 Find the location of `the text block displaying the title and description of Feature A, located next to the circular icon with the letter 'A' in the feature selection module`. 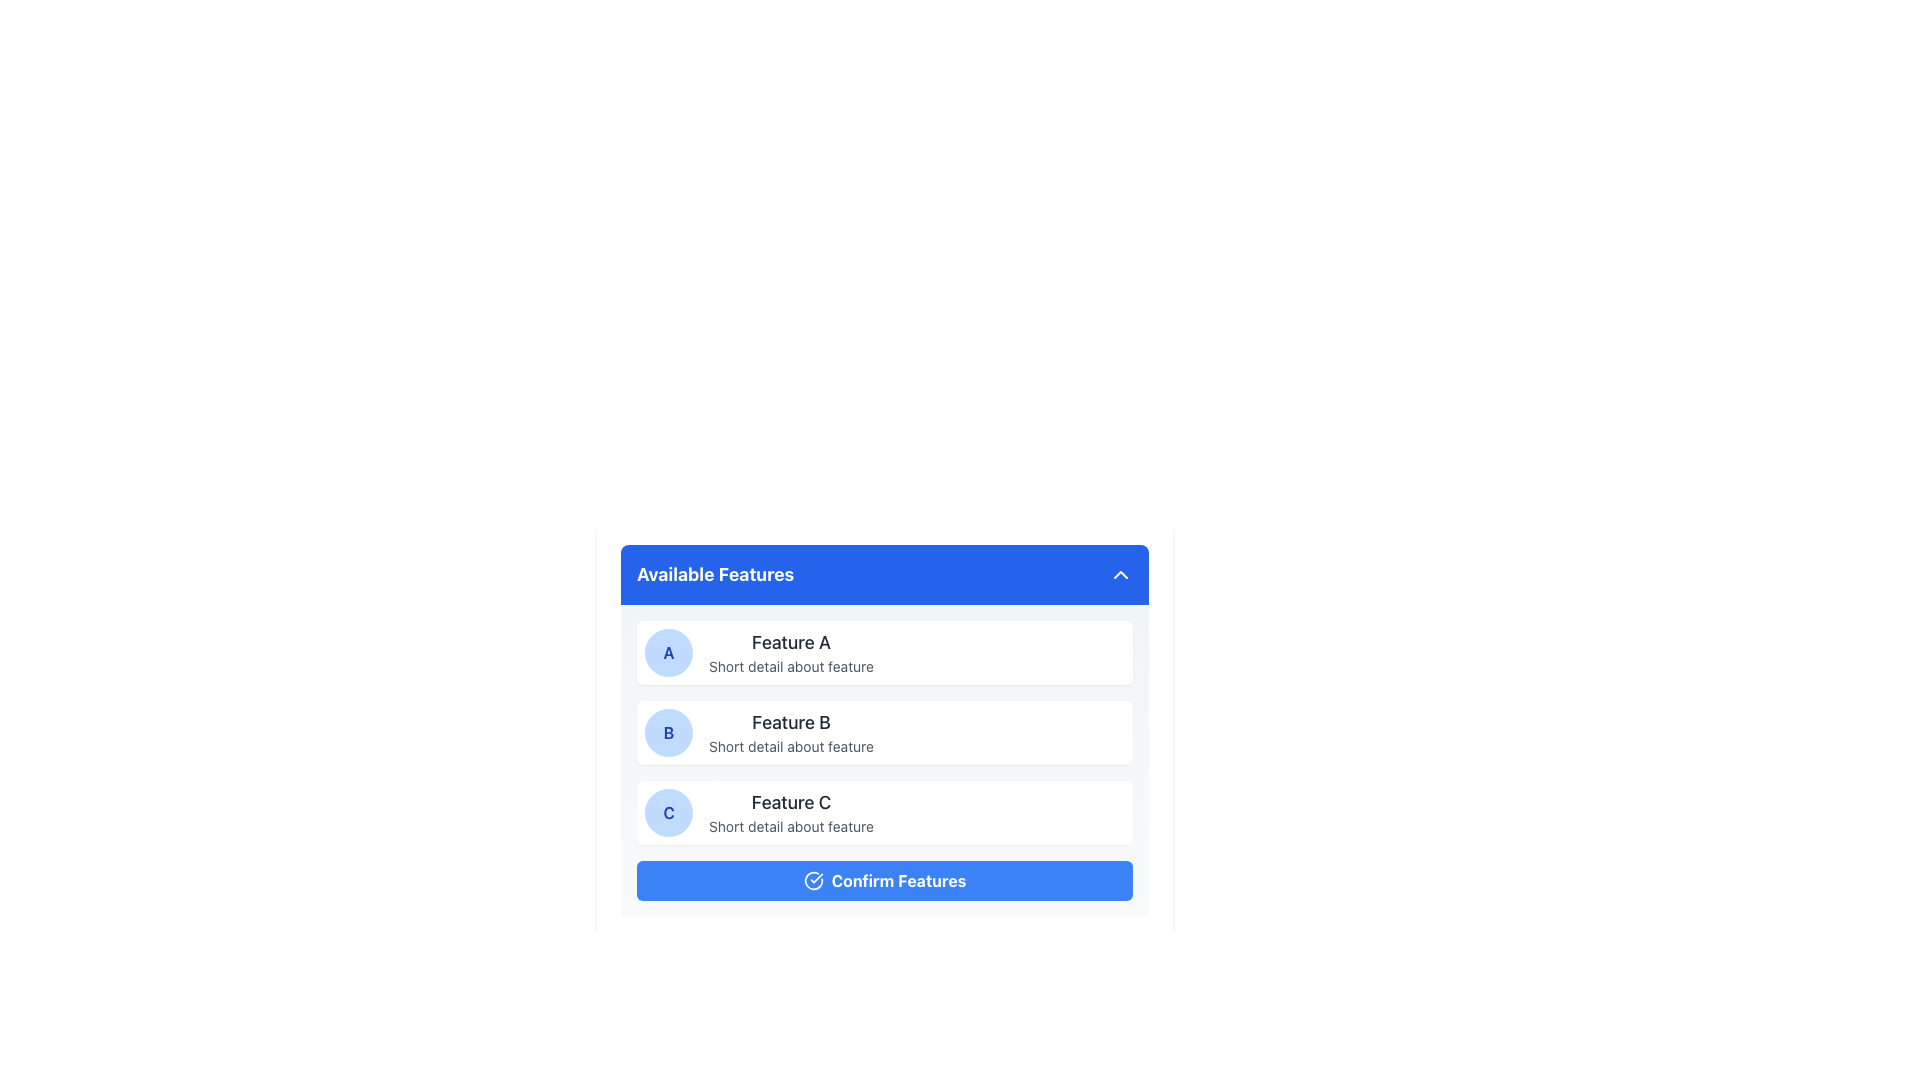

the text block displaying the title and description of Feature A, located next to the circular icon with the letter 'A' in the feature selection module is located at coordinates (790, 652).